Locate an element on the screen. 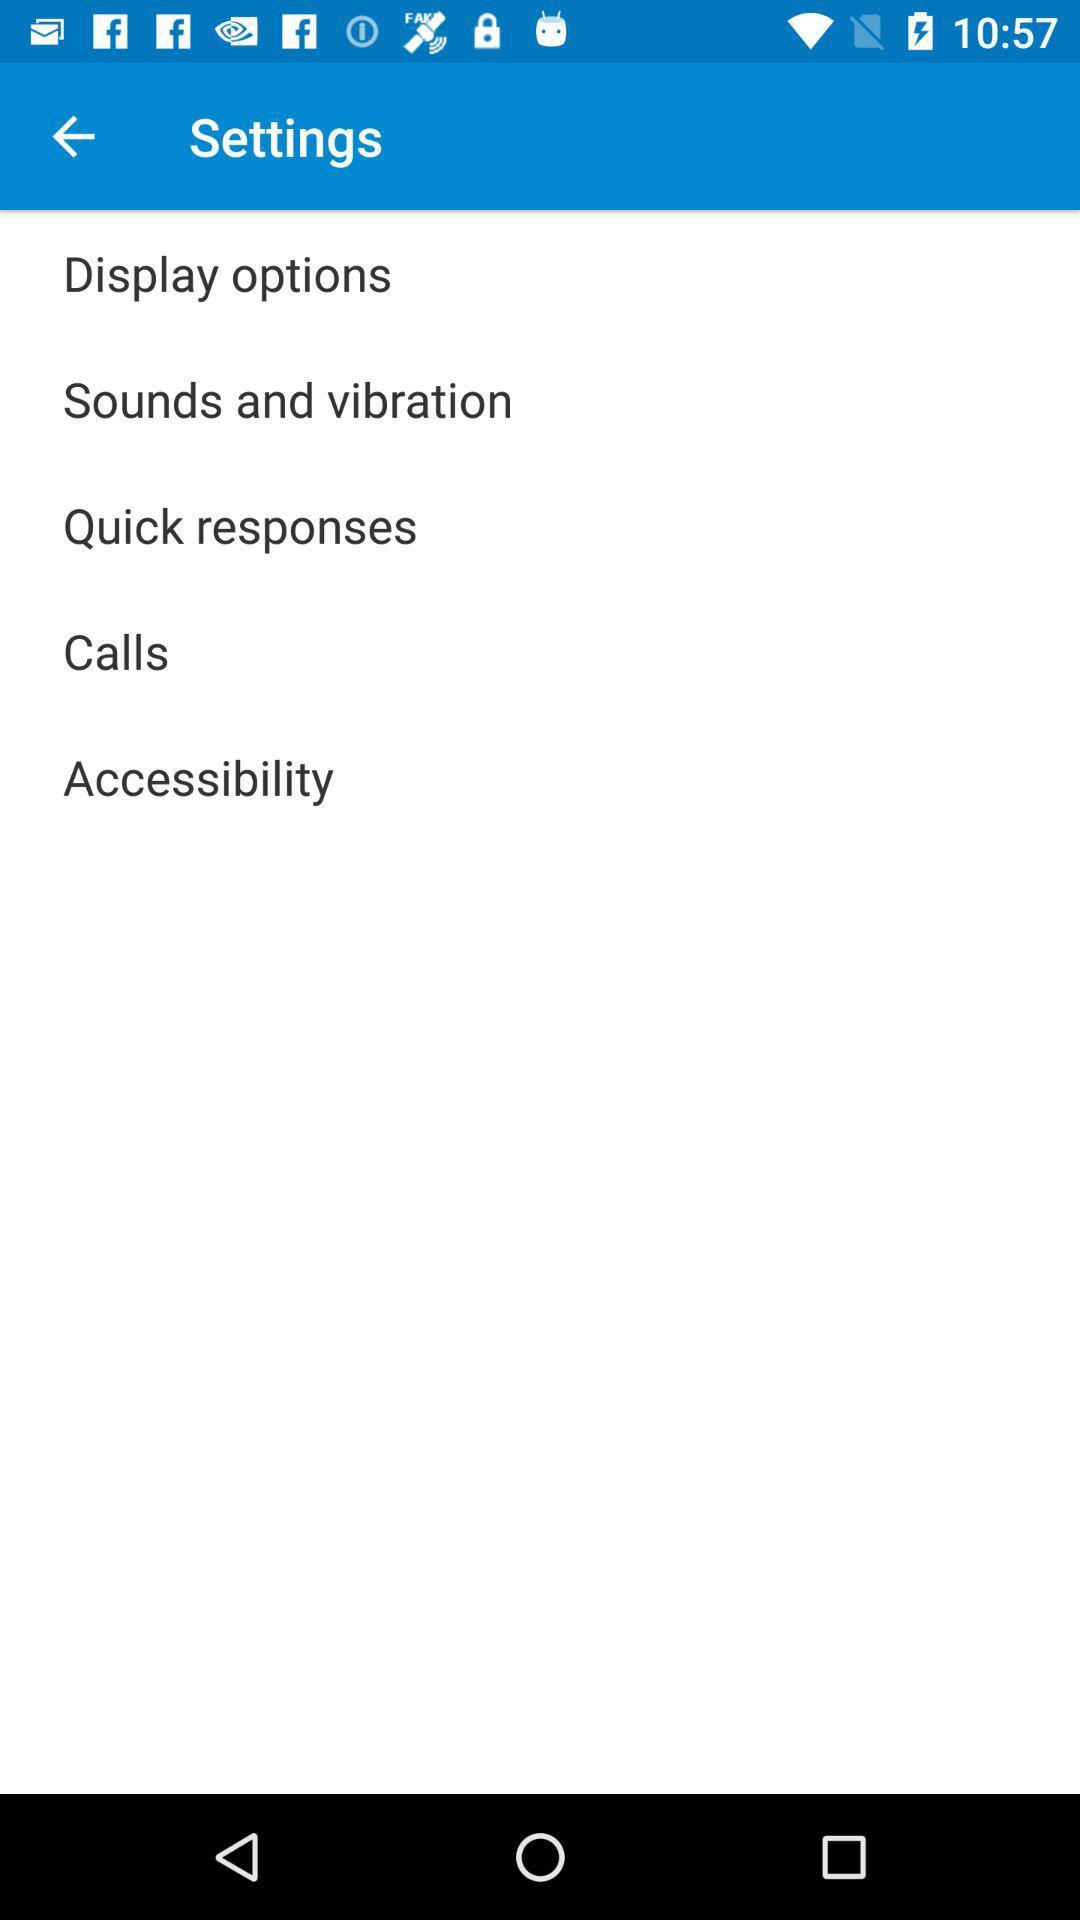 Image resolution: width=1080 pixels, height=1920 pixels. the quick responses icon is located at coordinates (239, 524).